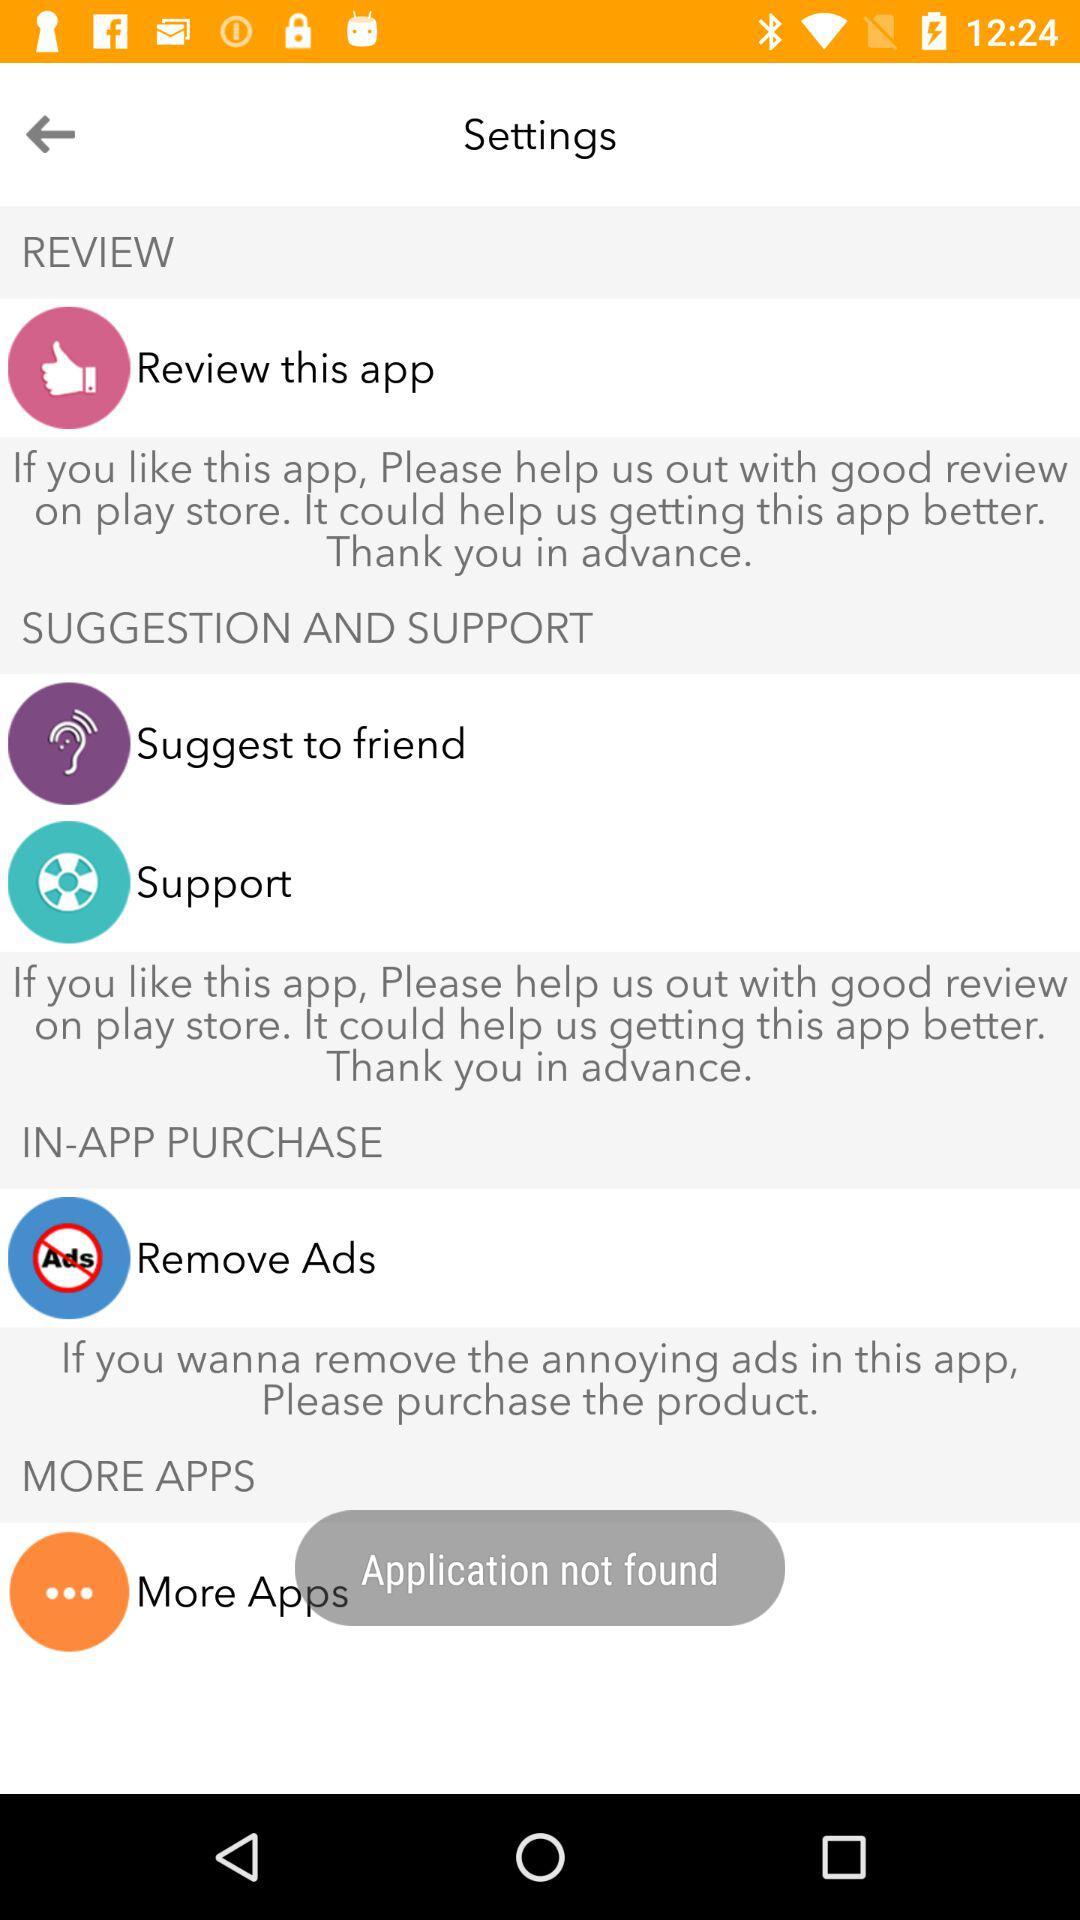 The width and height of the screenshot is (1080, 1920). Describe the element at coordinates (49, 133) in the screenshot. I see `the arrow_backward icon` at that location.